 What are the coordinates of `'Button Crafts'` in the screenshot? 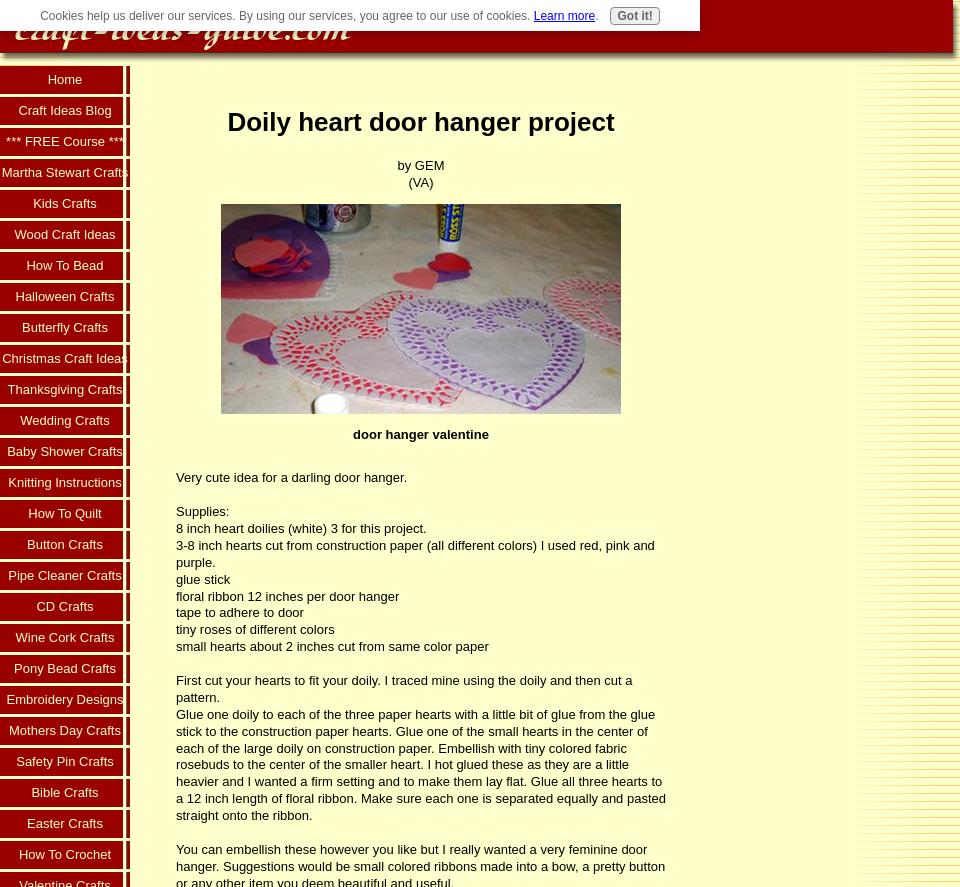 It's located at (64, 543).